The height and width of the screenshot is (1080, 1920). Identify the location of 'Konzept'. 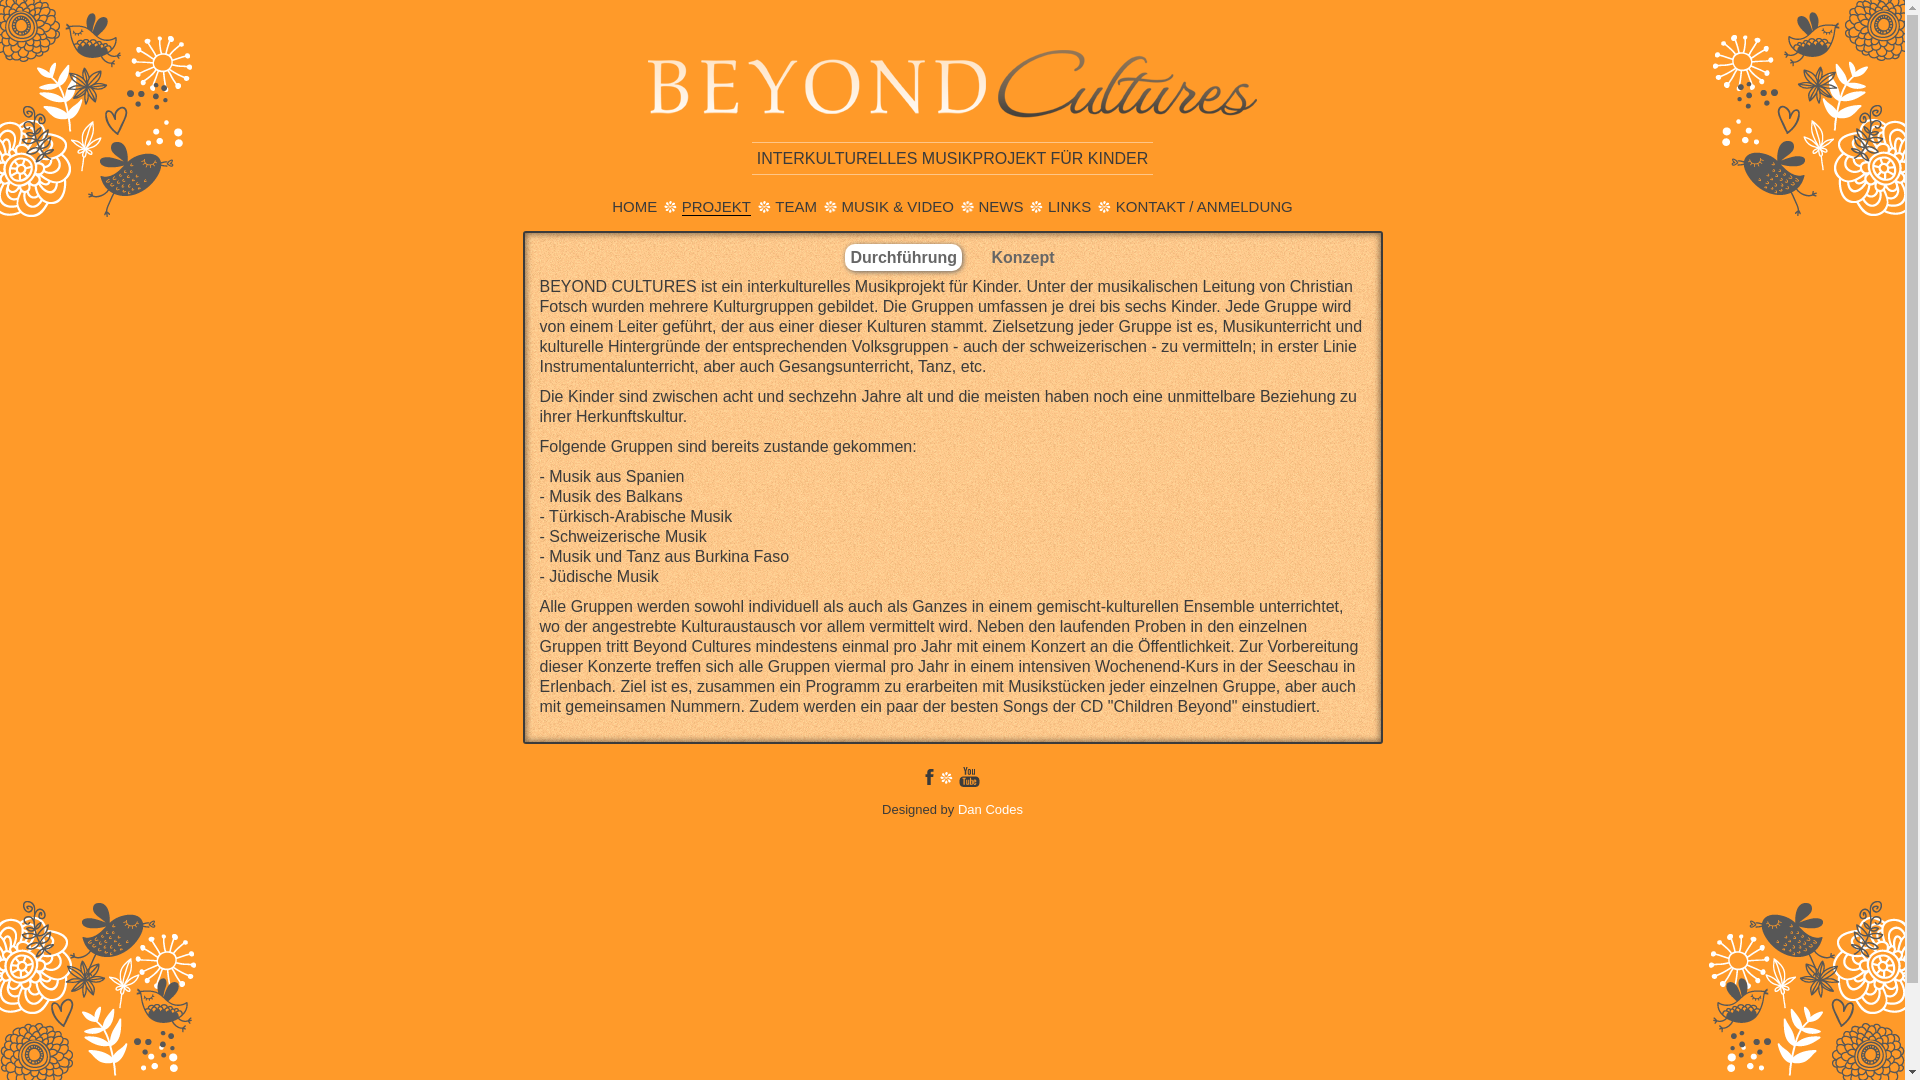
(1023, 256).